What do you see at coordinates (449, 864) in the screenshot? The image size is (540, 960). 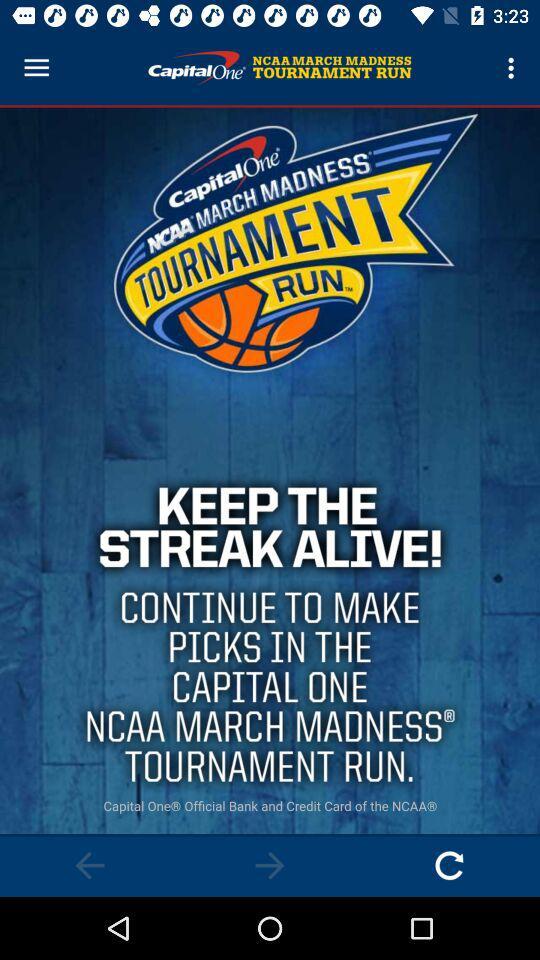 I see `the refresh icon` at bounding box center [449, 864].